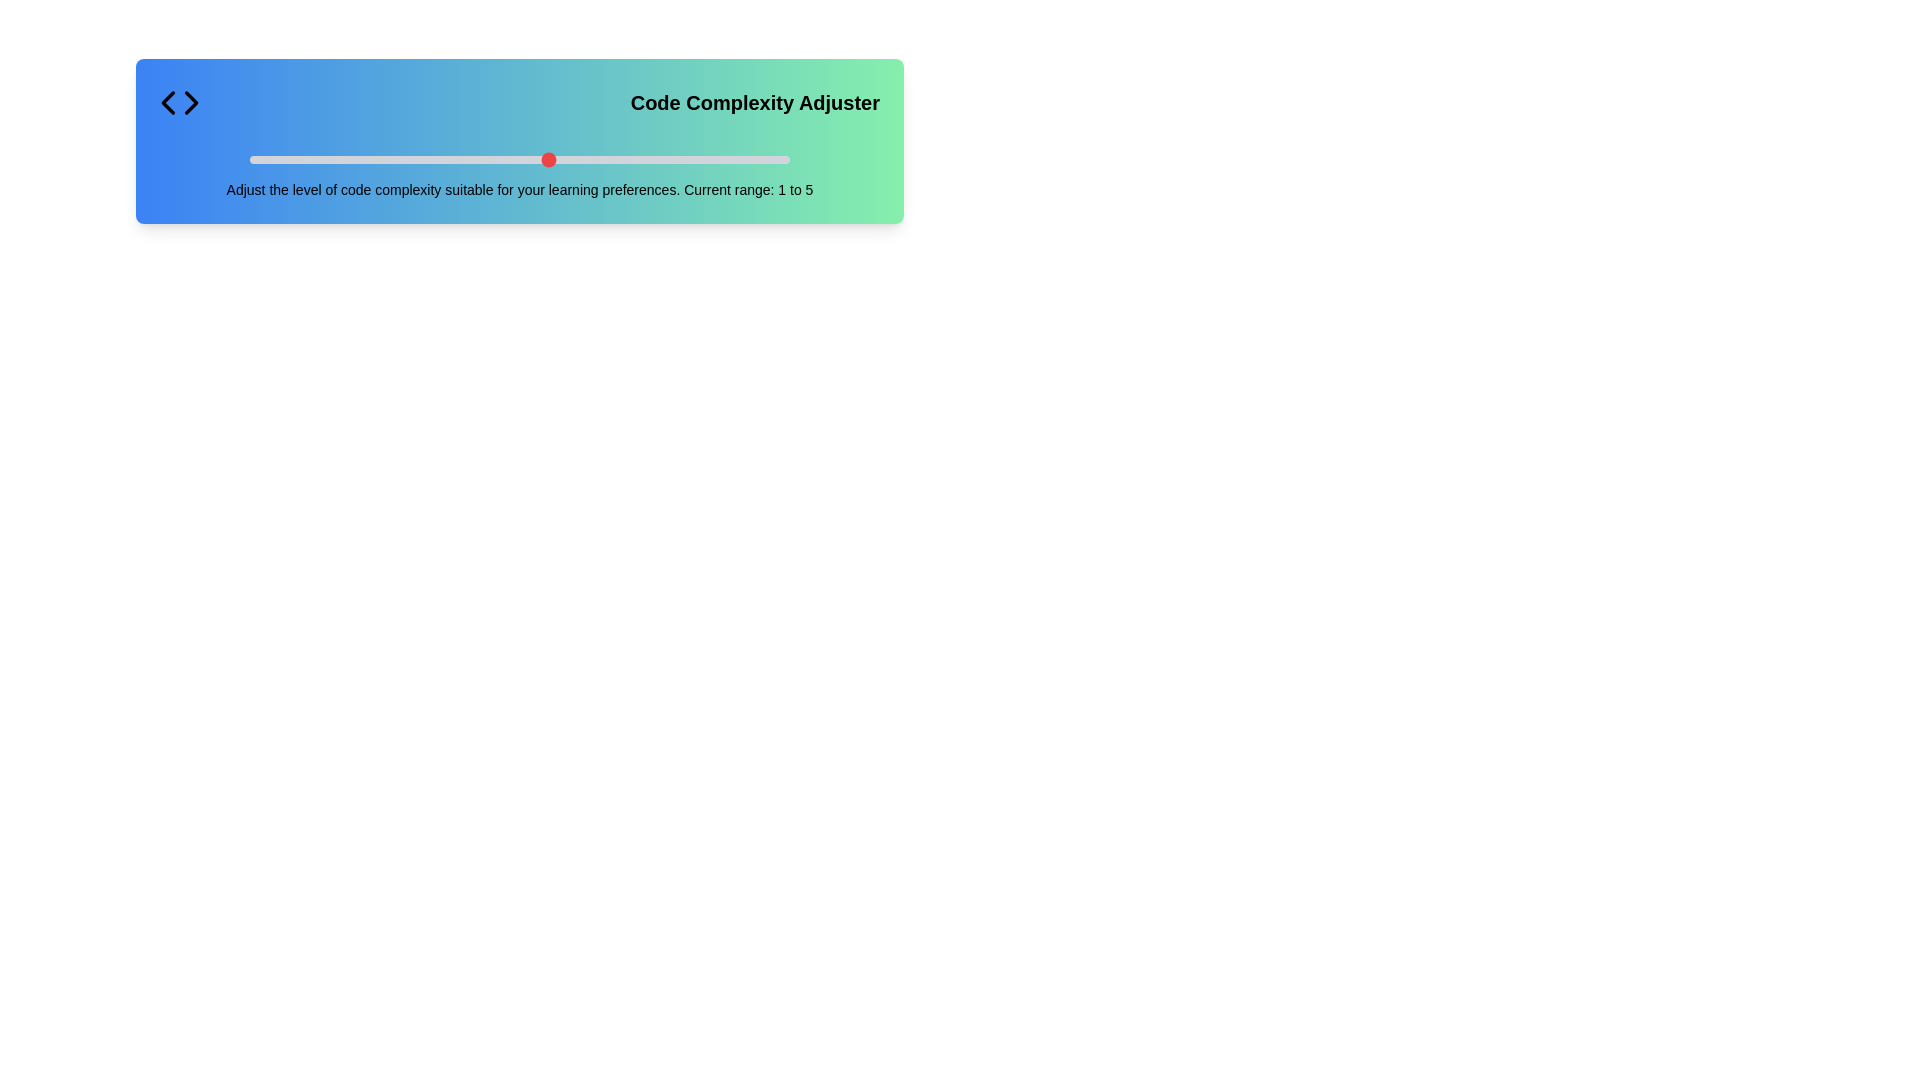 This screenshot has width=1920, height=1080. What do you see at coordinates (728, 158) in the screenshot?
I see `the slider to set the code complexity to 9` at bounding box center [728, 158].